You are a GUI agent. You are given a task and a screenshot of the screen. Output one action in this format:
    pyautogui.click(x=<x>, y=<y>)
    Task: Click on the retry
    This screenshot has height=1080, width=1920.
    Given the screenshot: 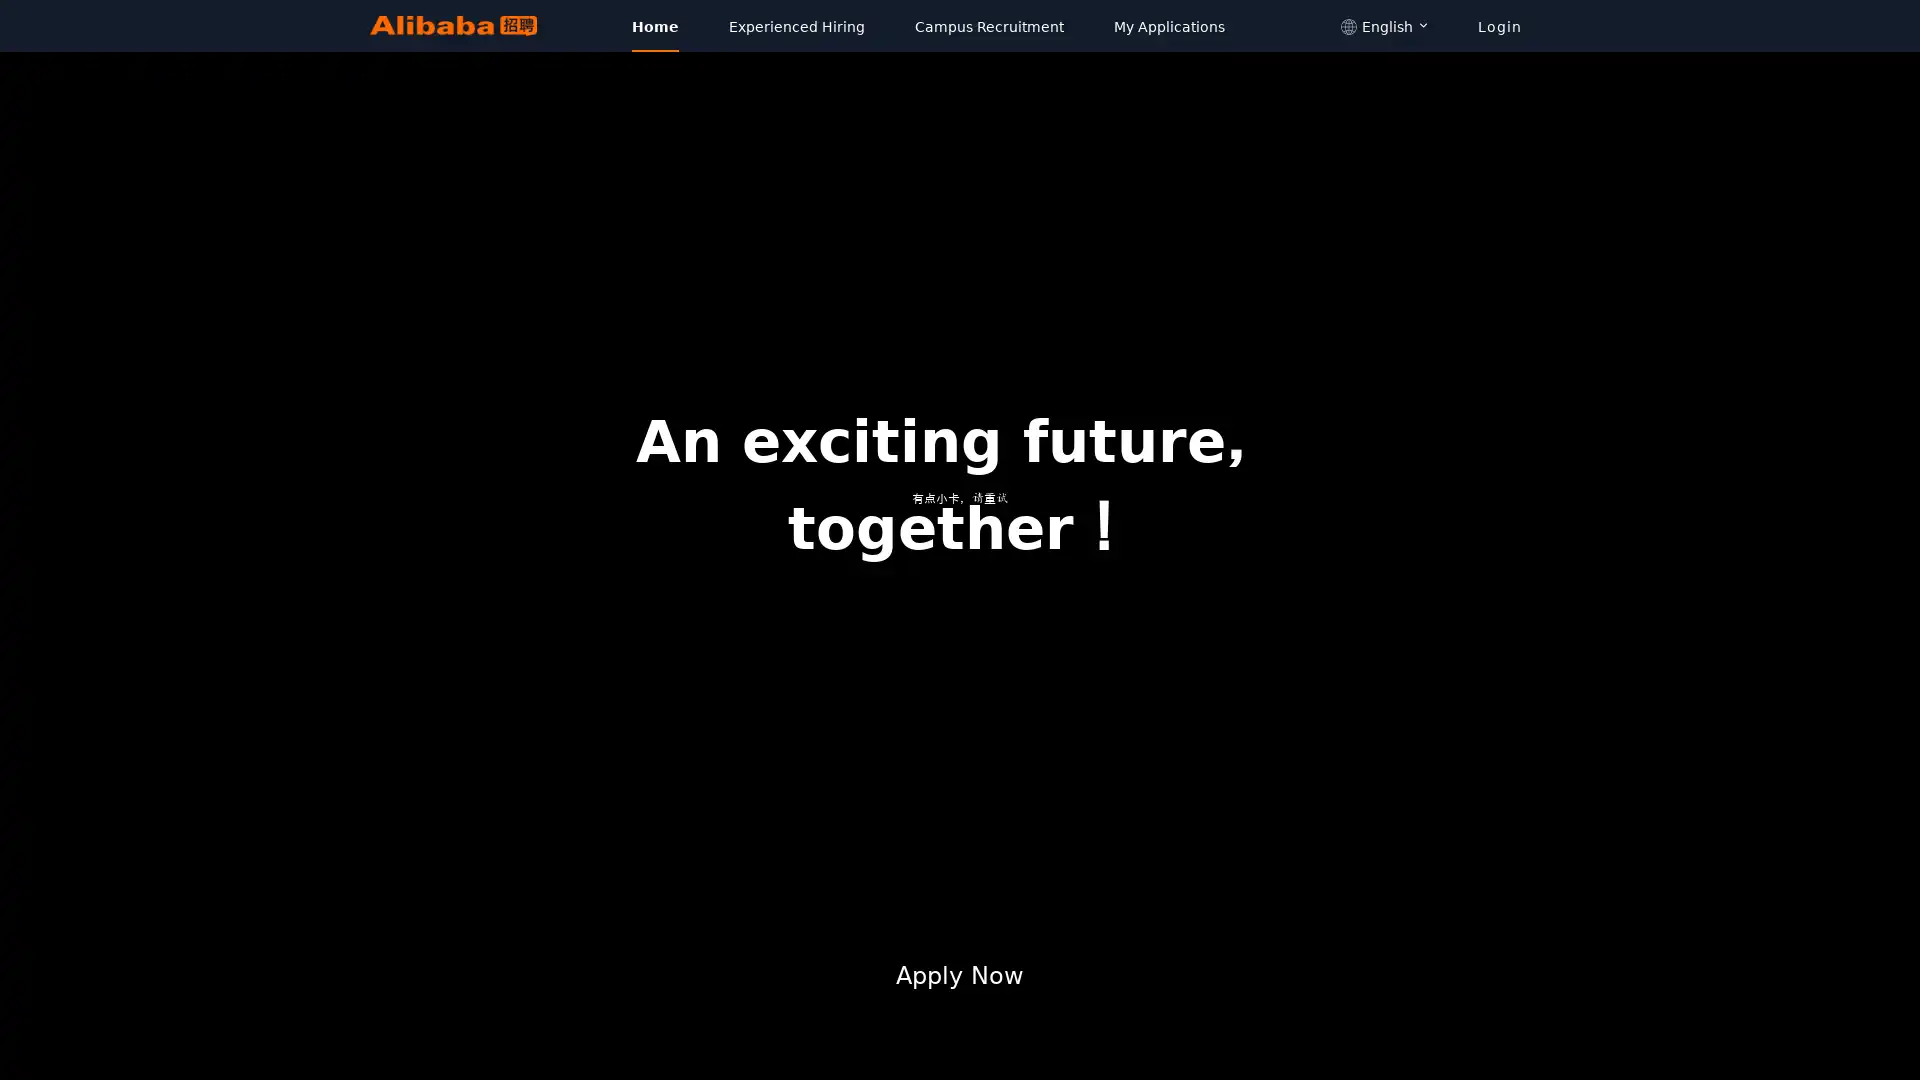 What is the action you would take?
    pyautogui.click(x=960, y=536)
    